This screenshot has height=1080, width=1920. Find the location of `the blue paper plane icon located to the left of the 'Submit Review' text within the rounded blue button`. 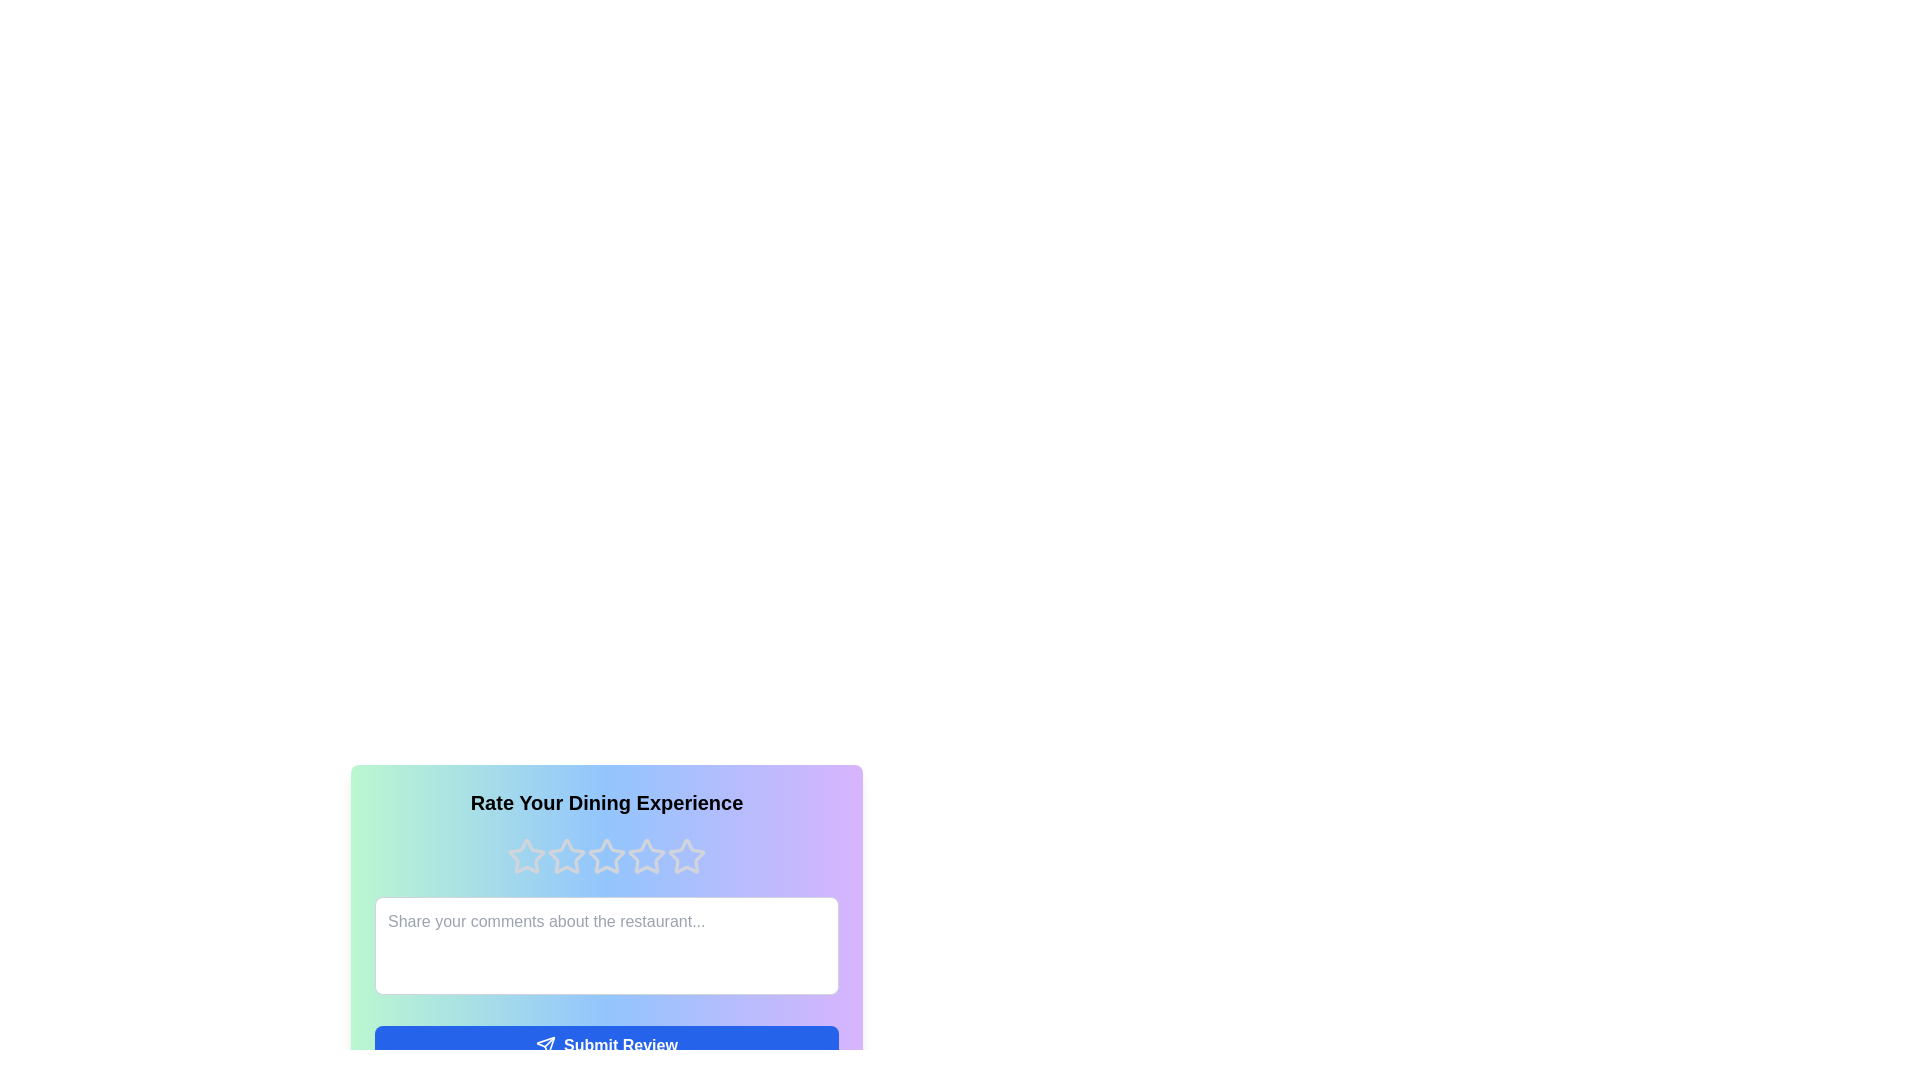

the blue paper plane icon located to the left of the 'Submit Review' text within the rounded blue button is located at coordinates (546, 1044).